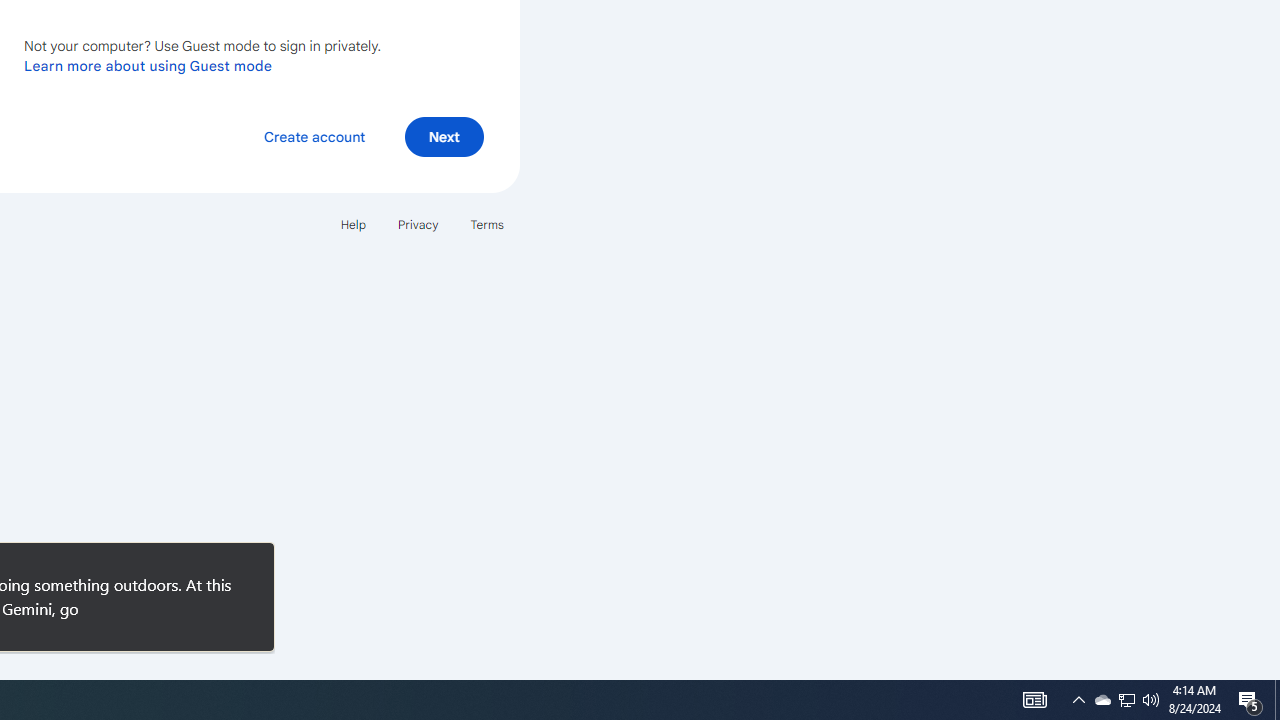  I want to click on 'Help', so click(352, 224).